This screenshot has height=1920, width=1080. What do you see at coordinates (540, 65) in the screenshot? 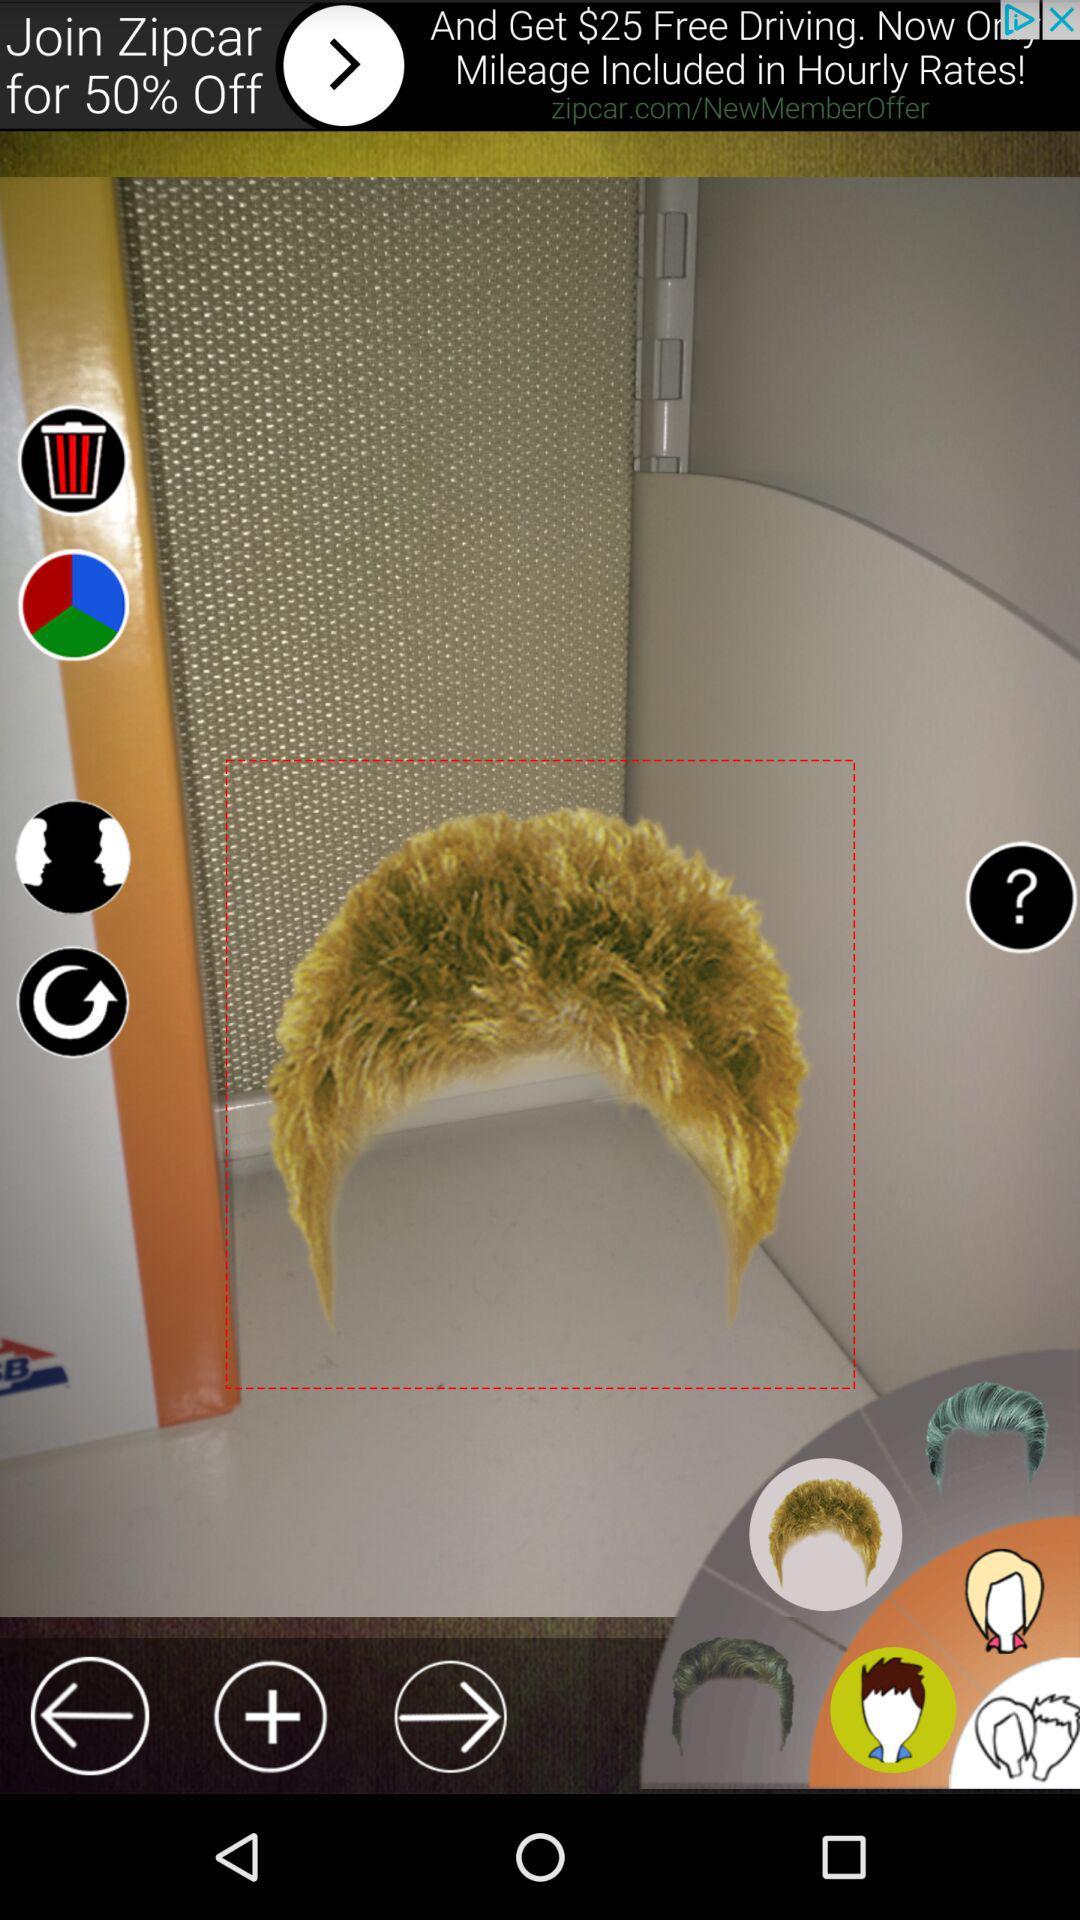
I see `advertisement for zipcar` at bounding box center [540, 65].